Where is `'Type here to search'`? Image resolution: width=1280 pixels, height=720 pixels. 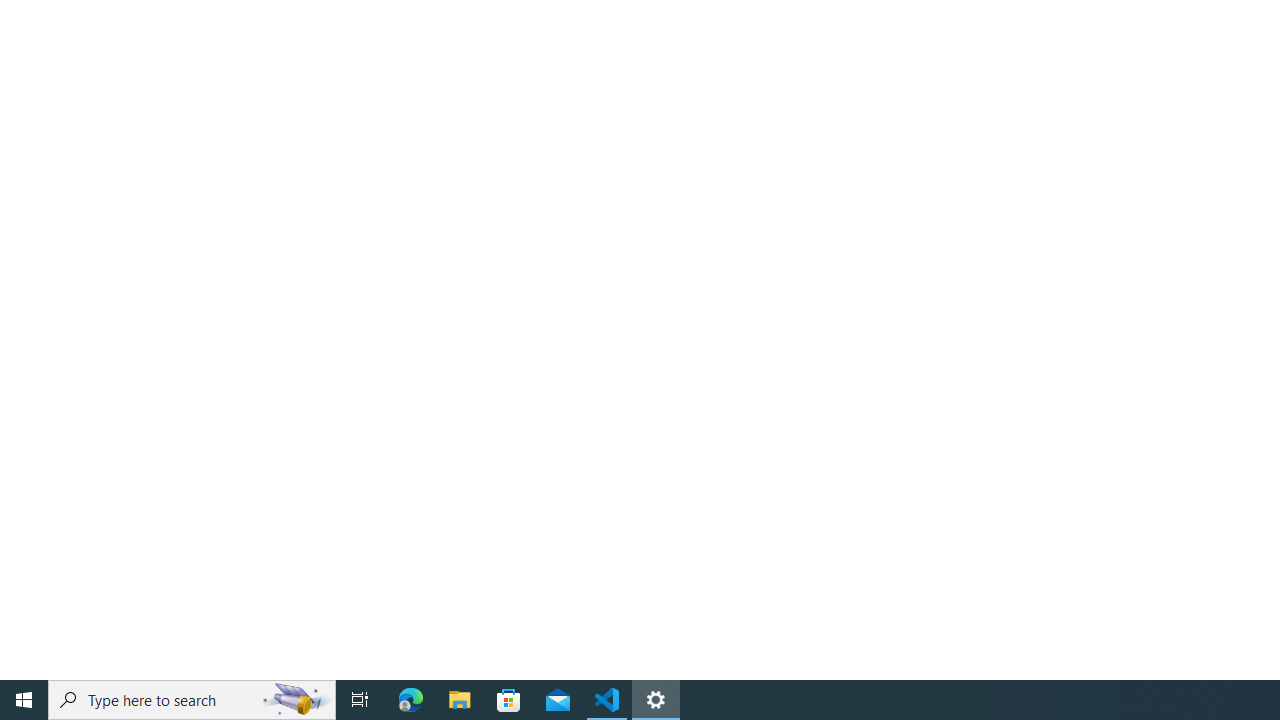 'Type here to search' is located at coordinates (192, 698).